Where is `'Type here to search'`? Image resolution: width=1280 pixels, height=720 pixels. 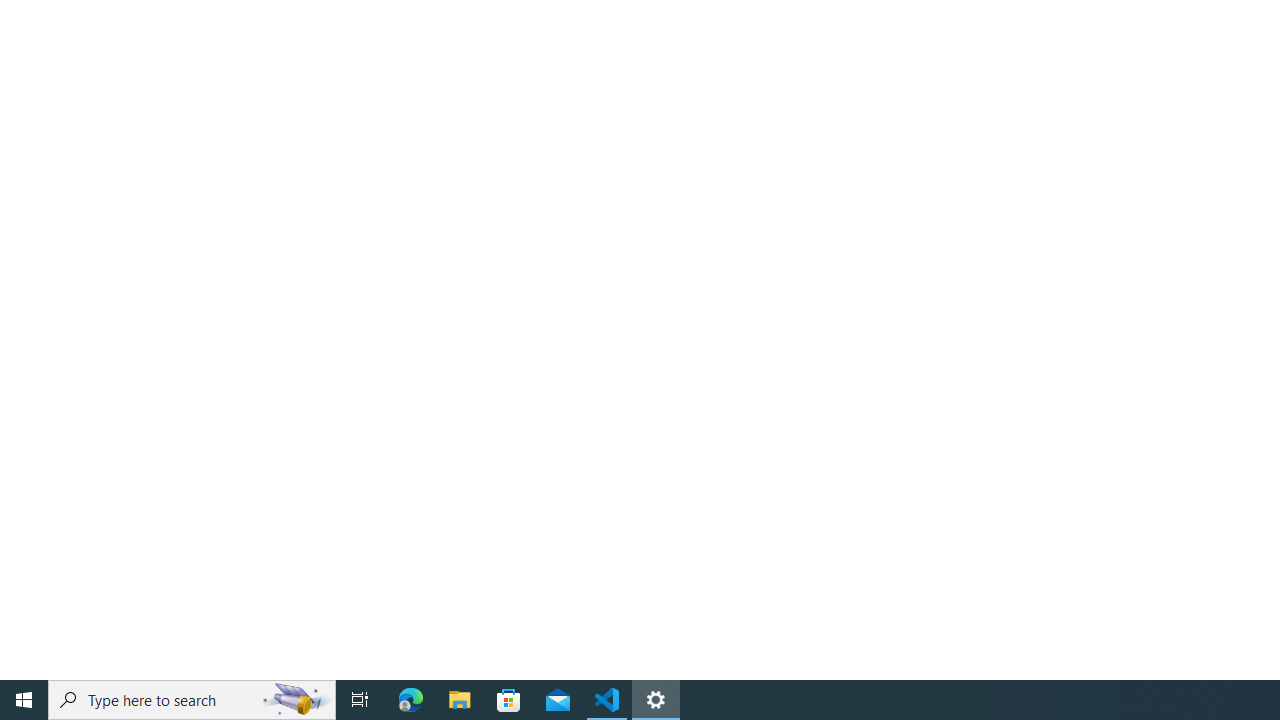 'Type here to search' is located at coordinates (192, 698).